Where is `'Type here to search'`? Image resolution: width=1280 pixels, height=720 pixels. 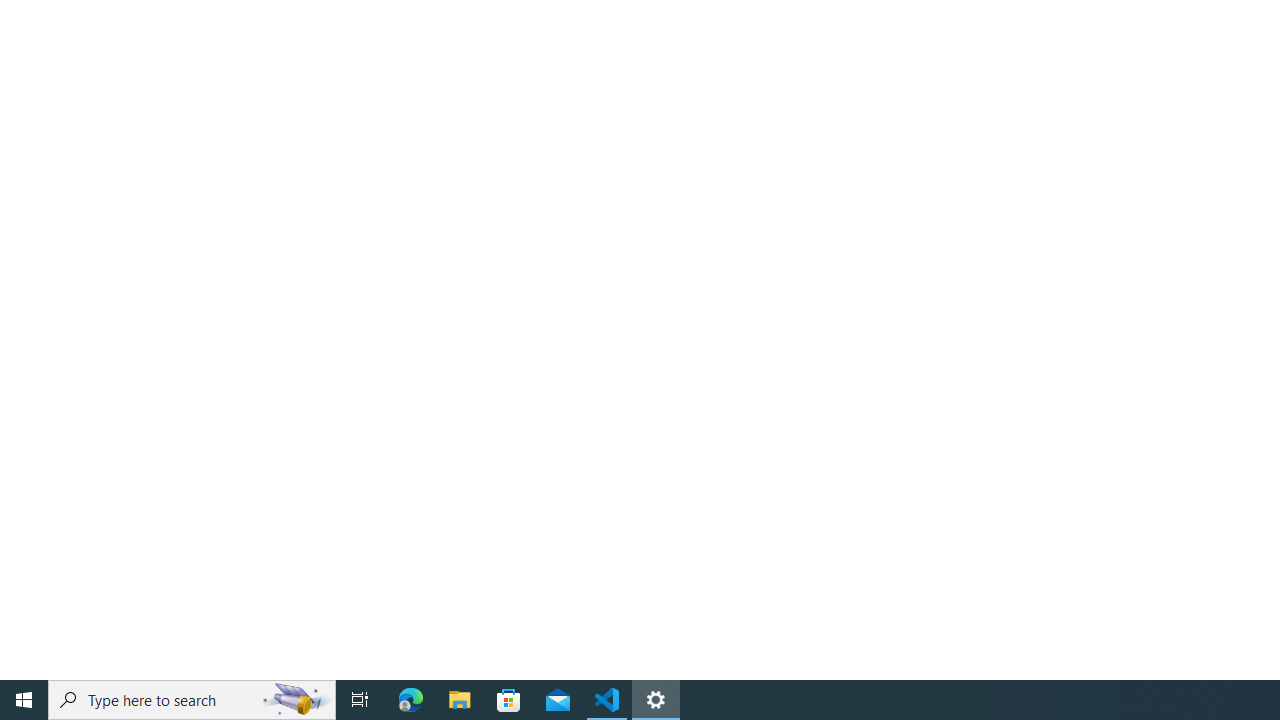 'Type here to search' is located at coordinates (192, 698).